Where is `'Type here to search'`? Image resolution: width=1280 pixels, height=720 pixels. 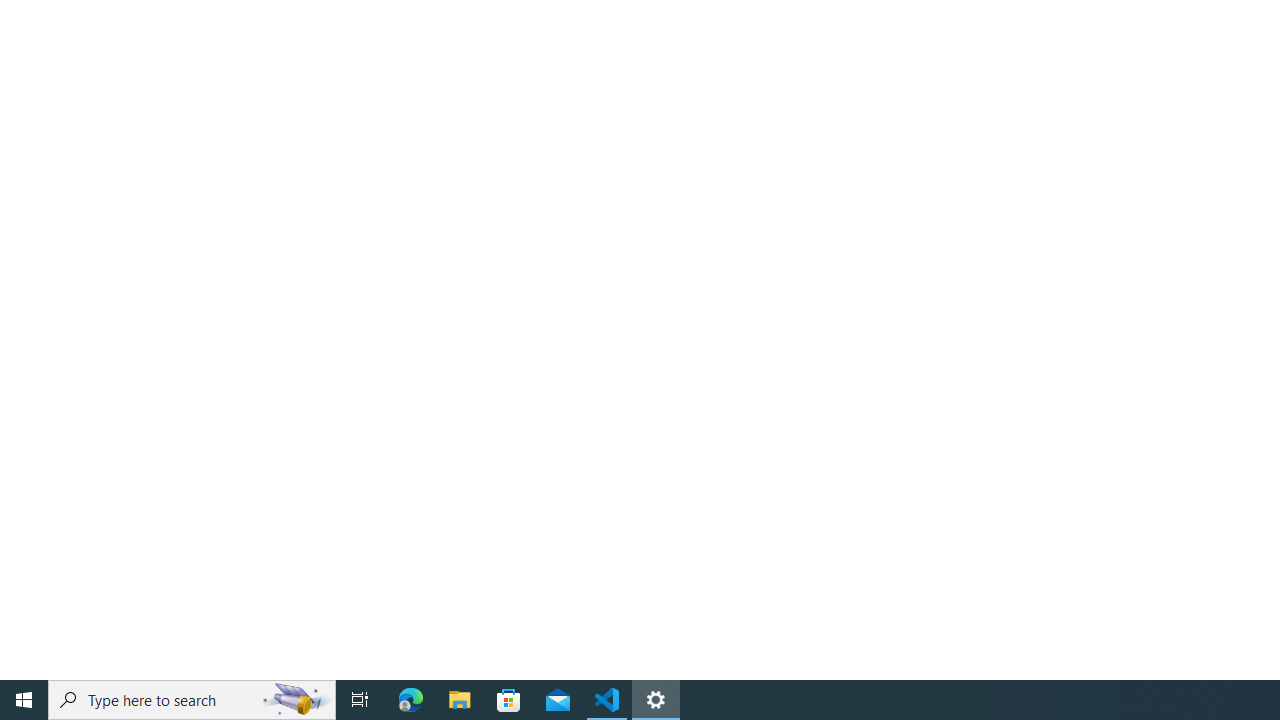 'Type here to search' is located at coordinates (192, 698).